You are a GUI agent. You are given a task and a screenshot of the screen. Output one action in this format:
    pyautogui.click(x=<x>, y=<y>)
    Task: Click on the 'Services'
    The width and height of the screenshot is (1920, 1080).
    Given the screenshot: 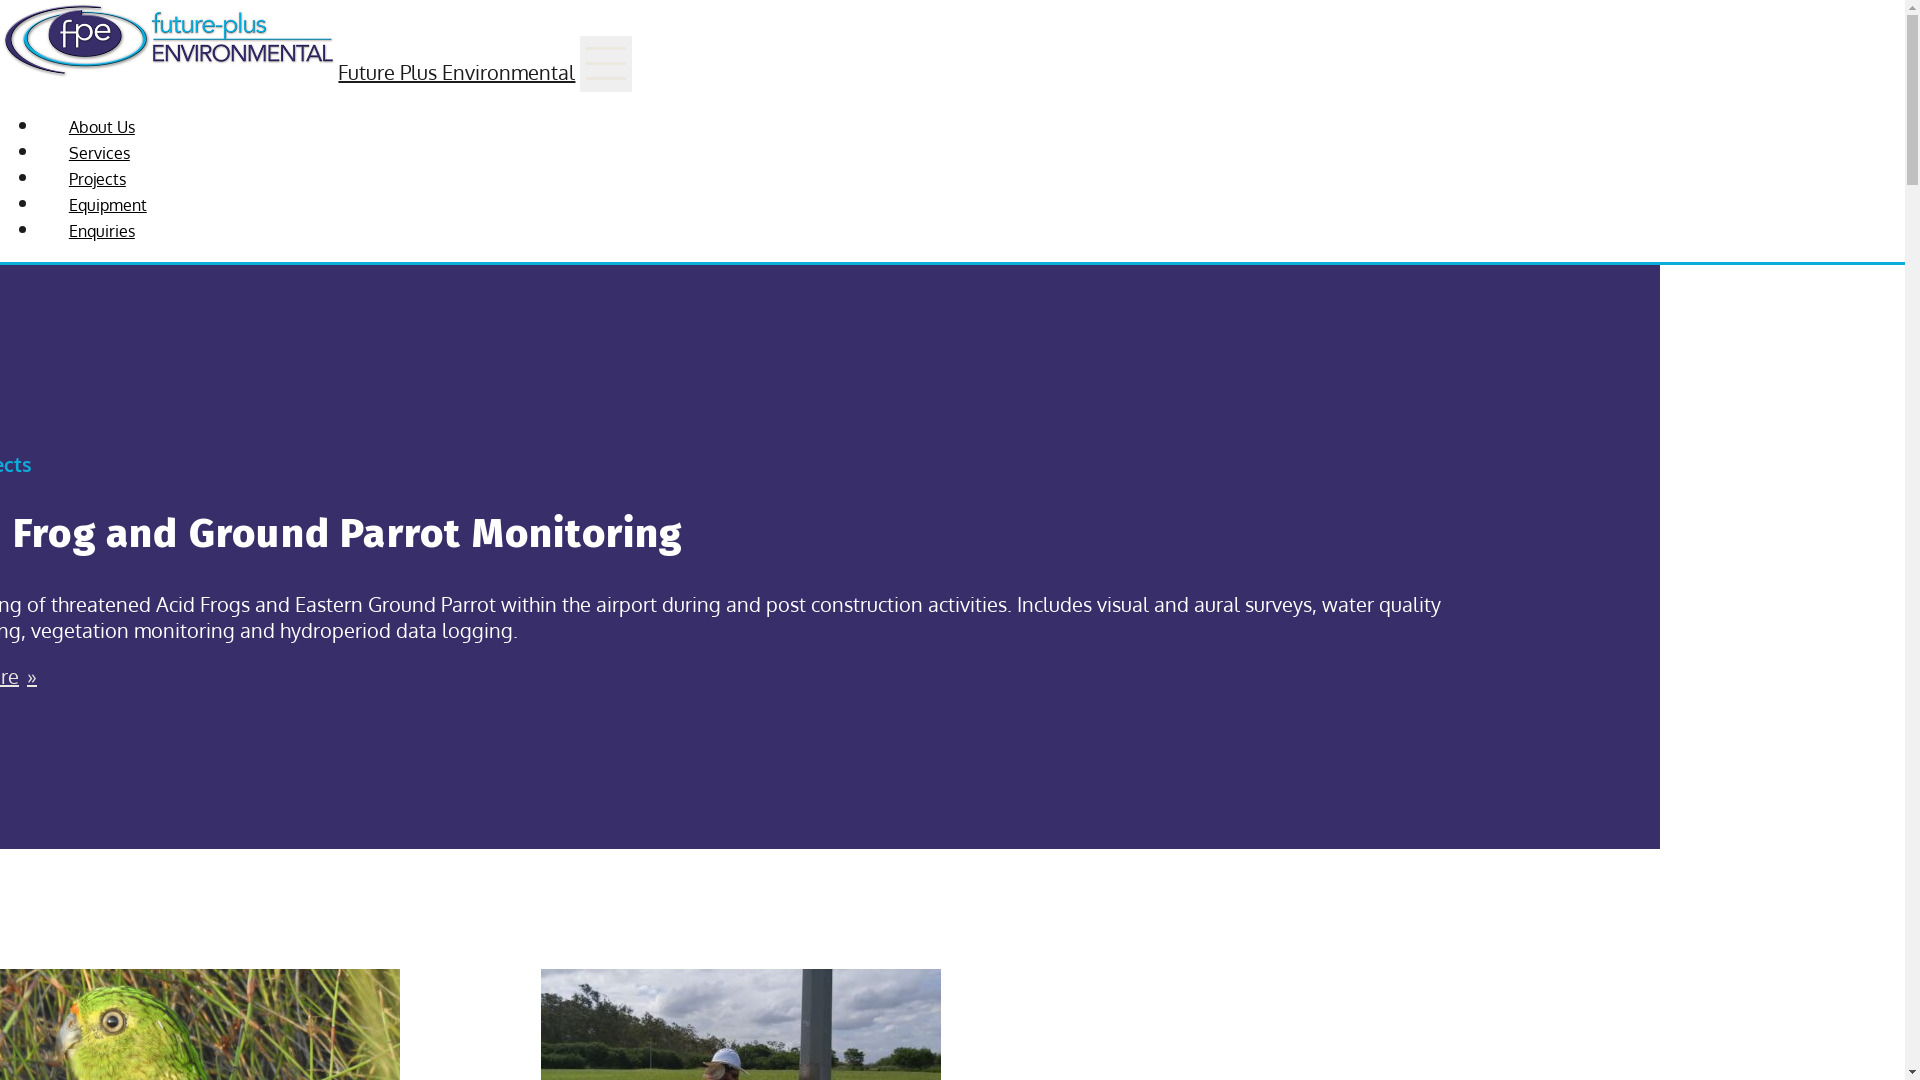 What is the action you would take?
    pyautogui.click(x=98, y=152)
    